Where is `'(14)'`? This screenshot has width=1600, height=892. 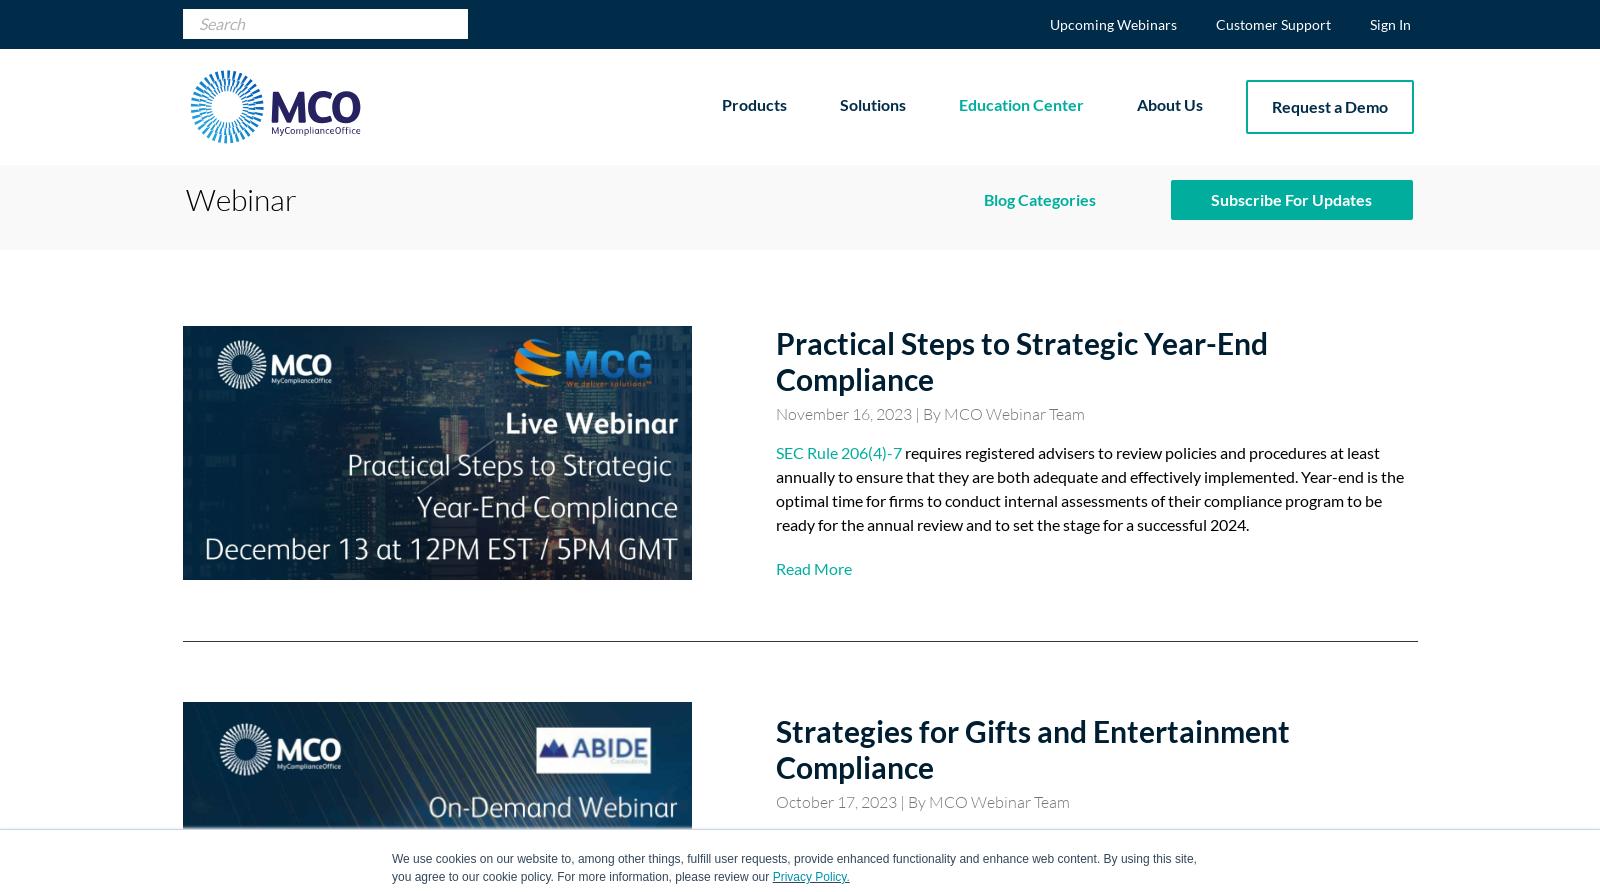 '(14)' is located at coordinates (1076, 343).